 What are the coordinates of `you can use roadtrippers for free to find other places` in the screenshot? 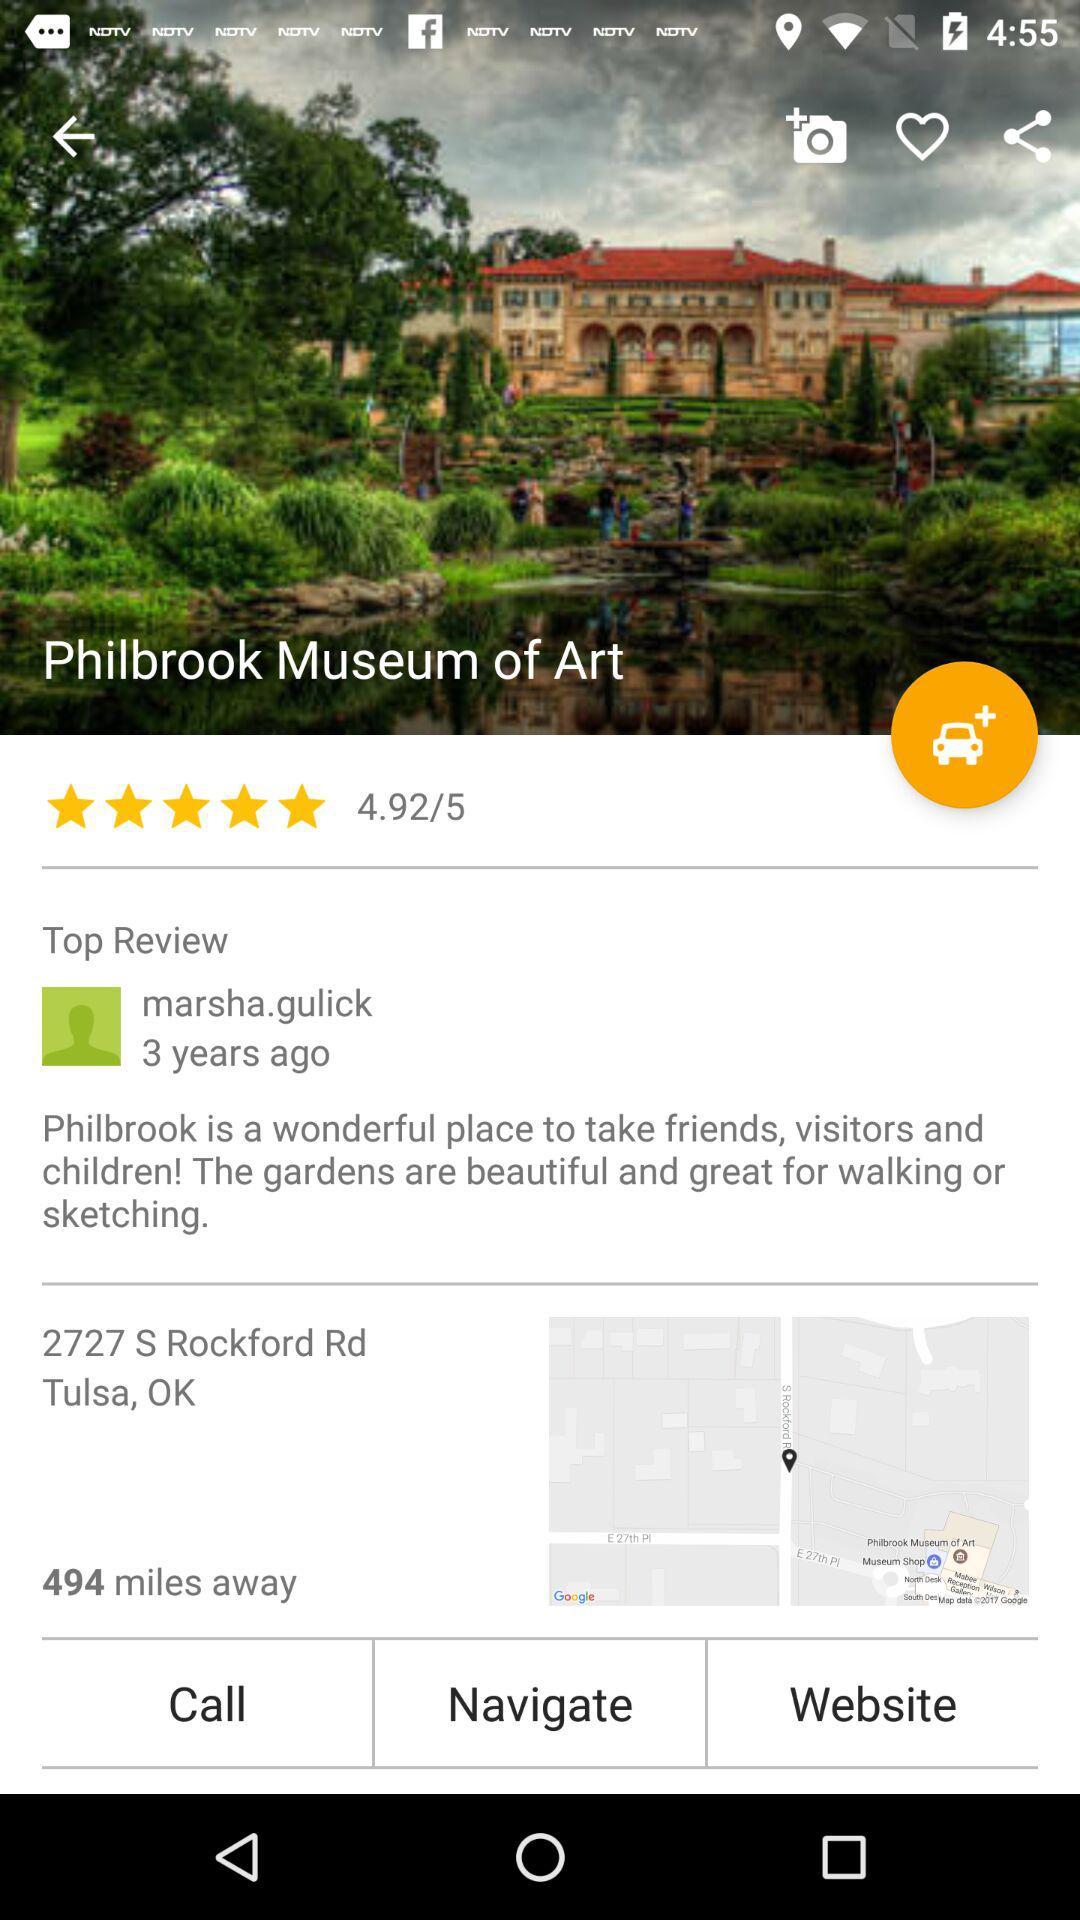 It's located at (963, 733).